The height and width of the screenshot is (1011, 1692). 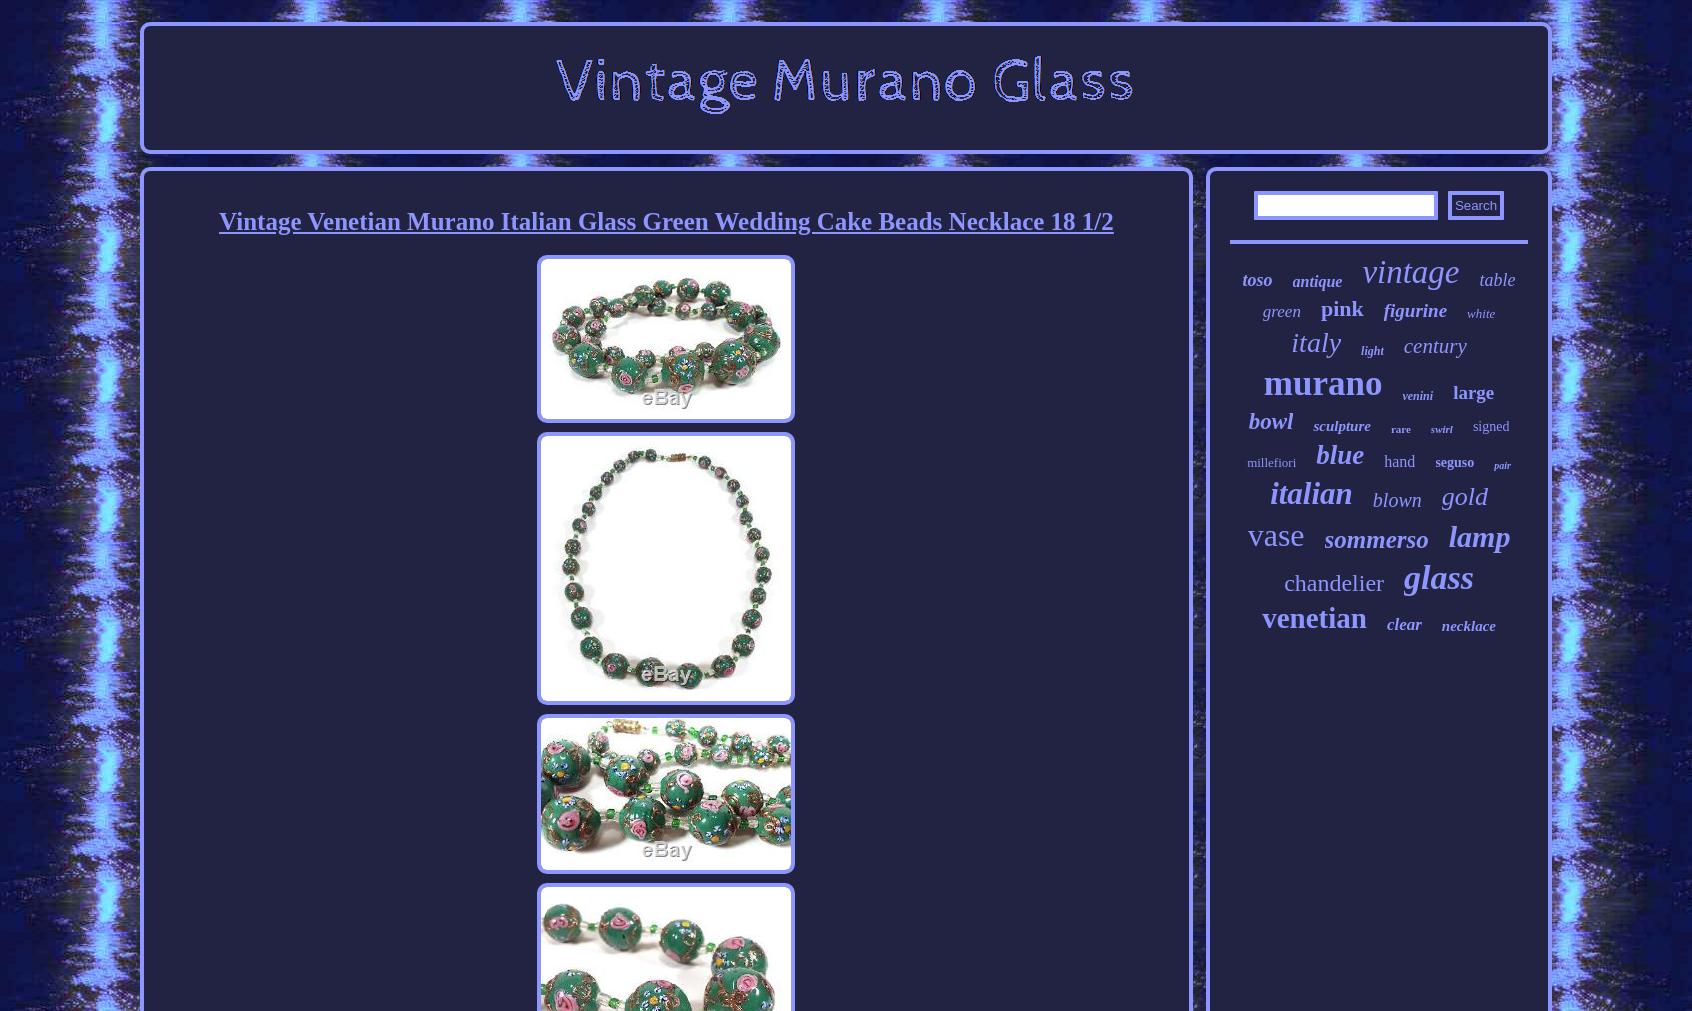 What do you see at coordinates (1283, 583) in the screenshot?
I see `'chandelier'` at bounding box center [1283, 583].